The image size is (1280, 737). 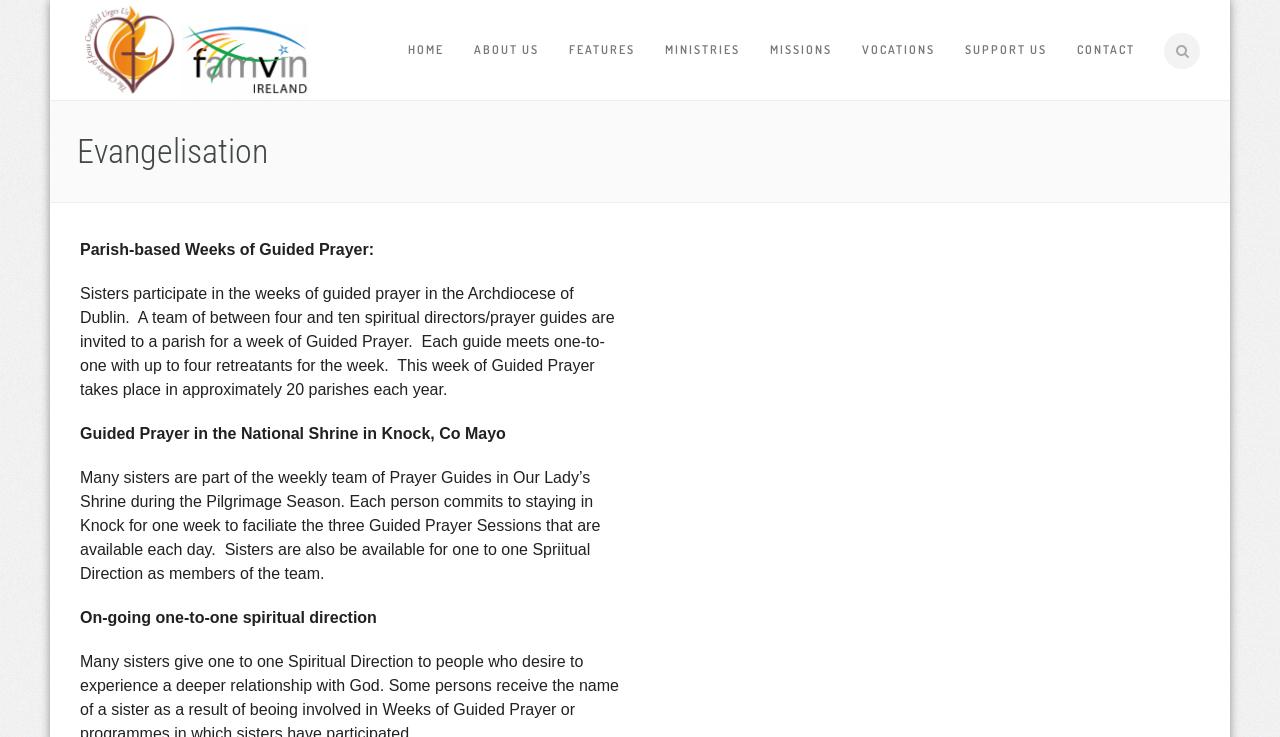 I want to click on 'Contact', so click(x=1105, y=49).